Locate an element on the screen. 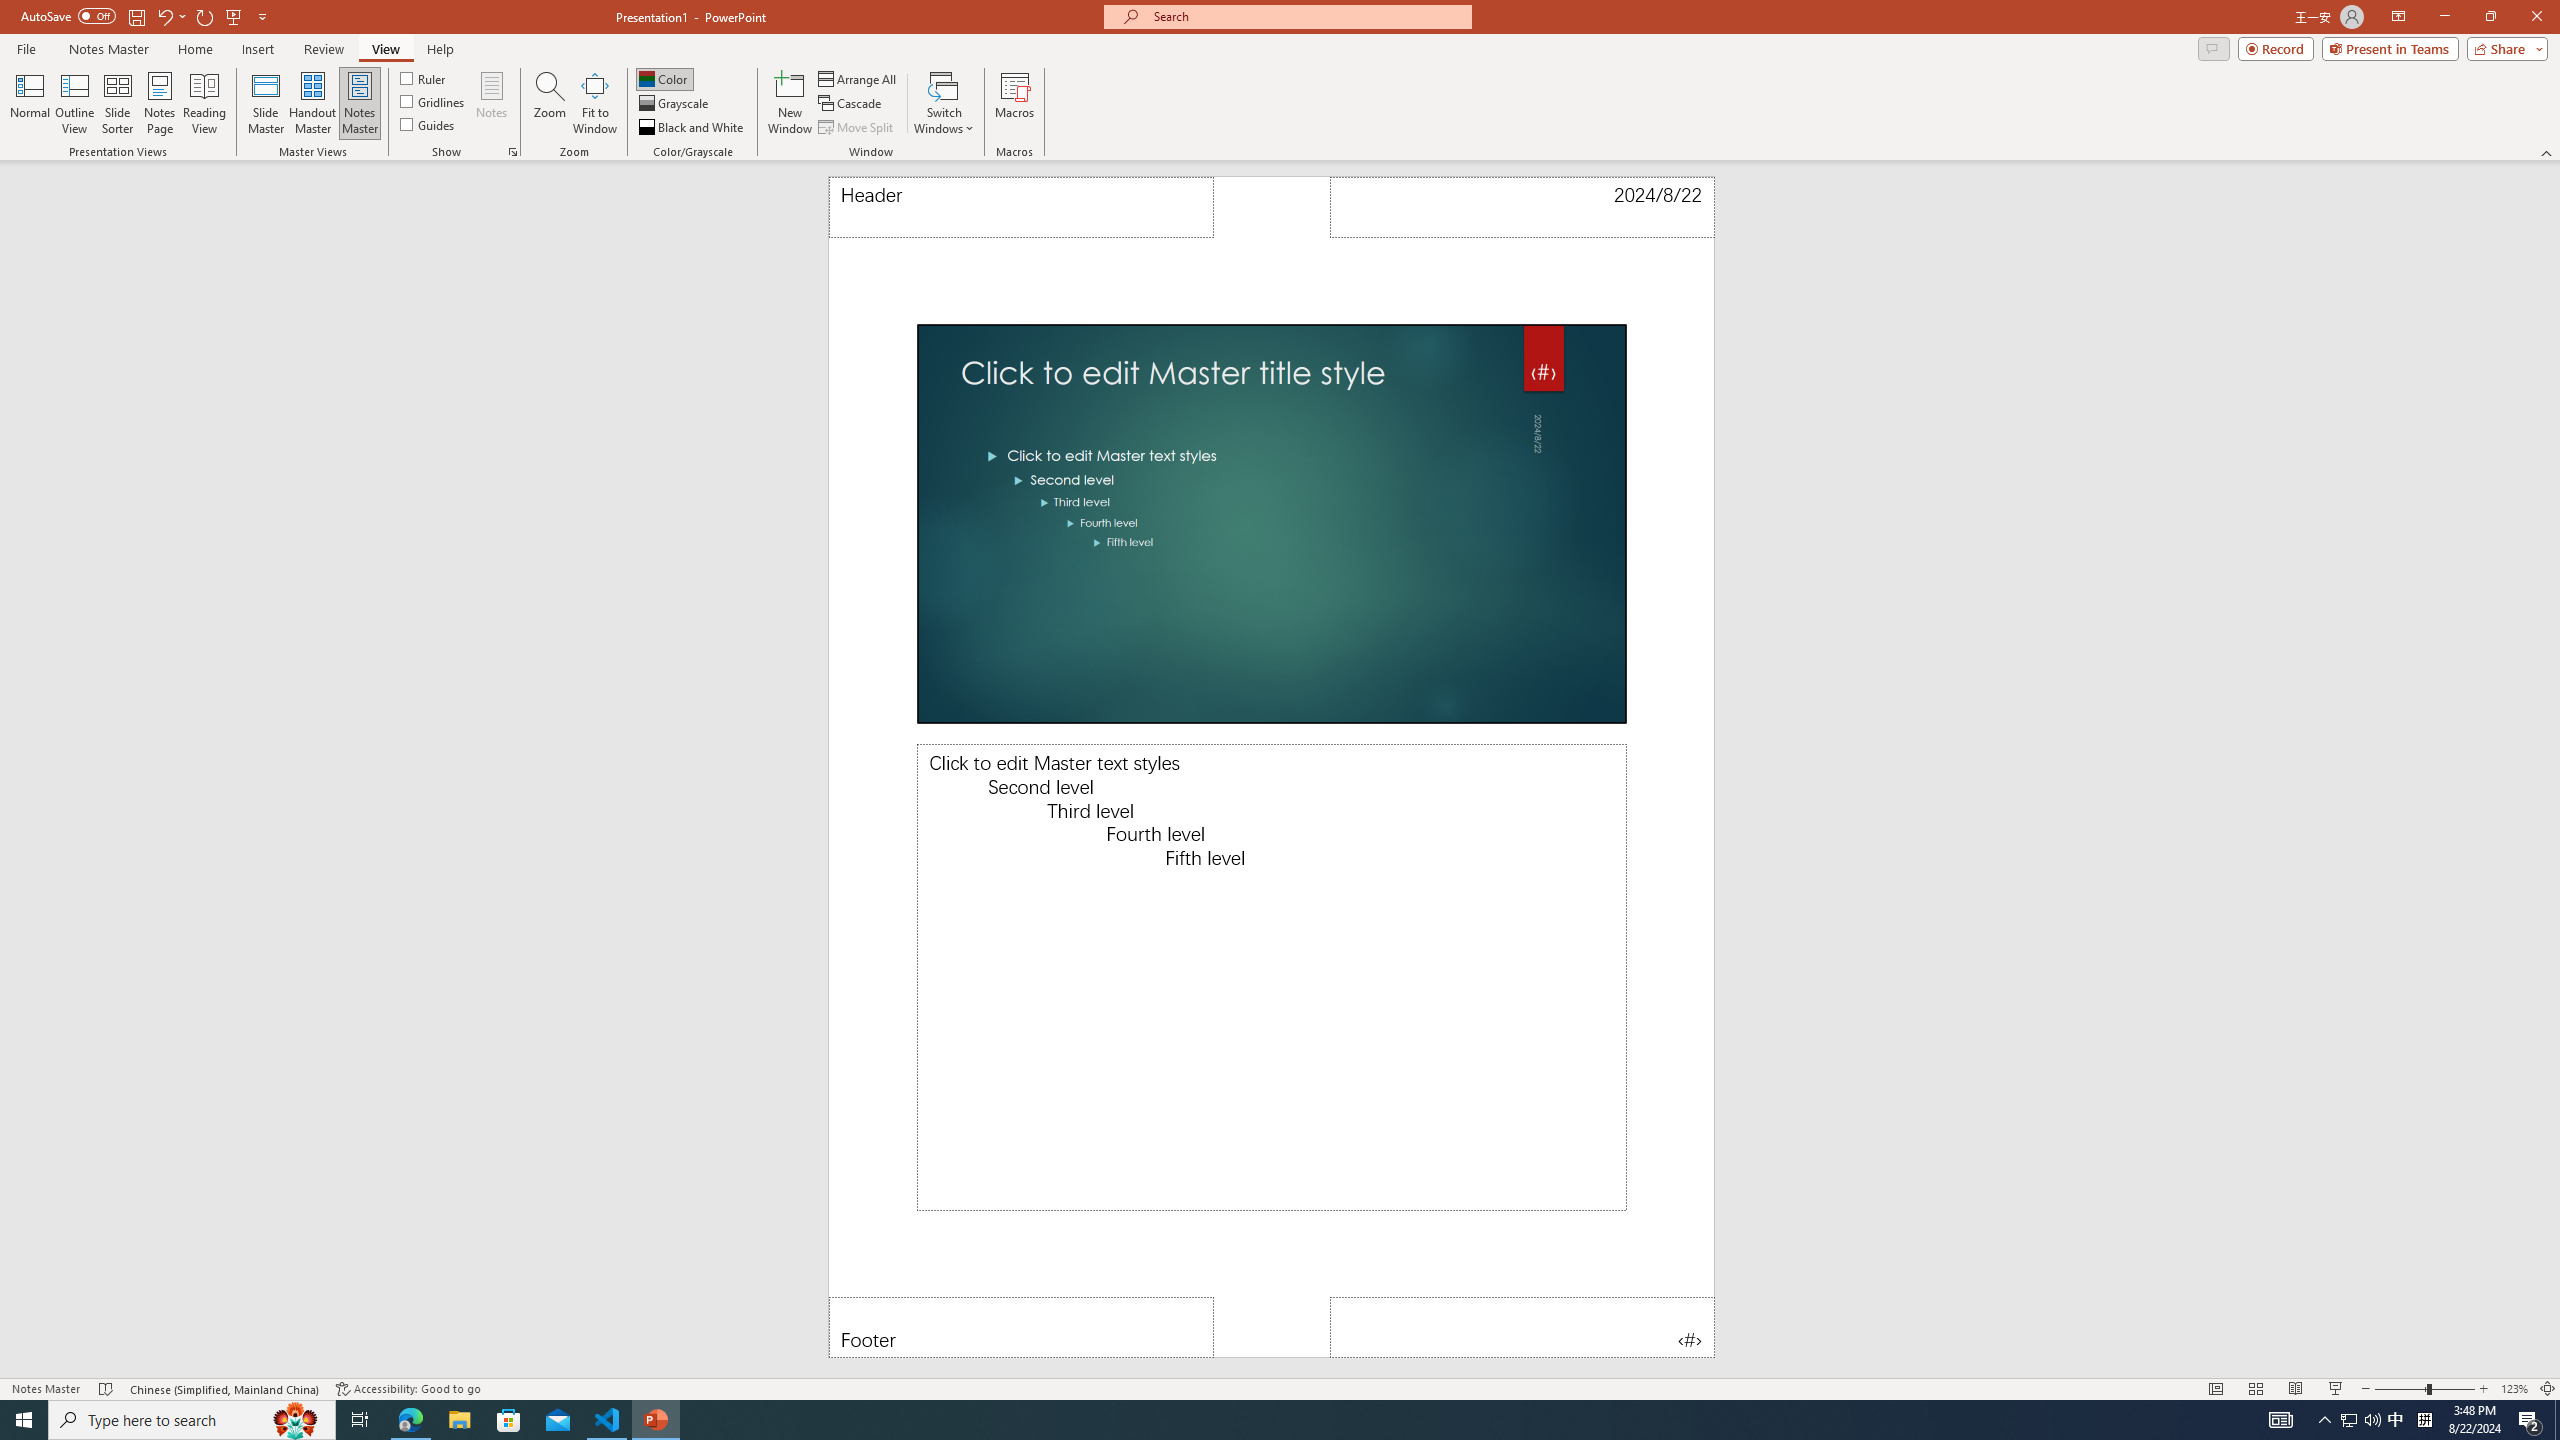 This screenshot has width=2560, height=1440. 'New Window' is located at coordinates (788, 103).